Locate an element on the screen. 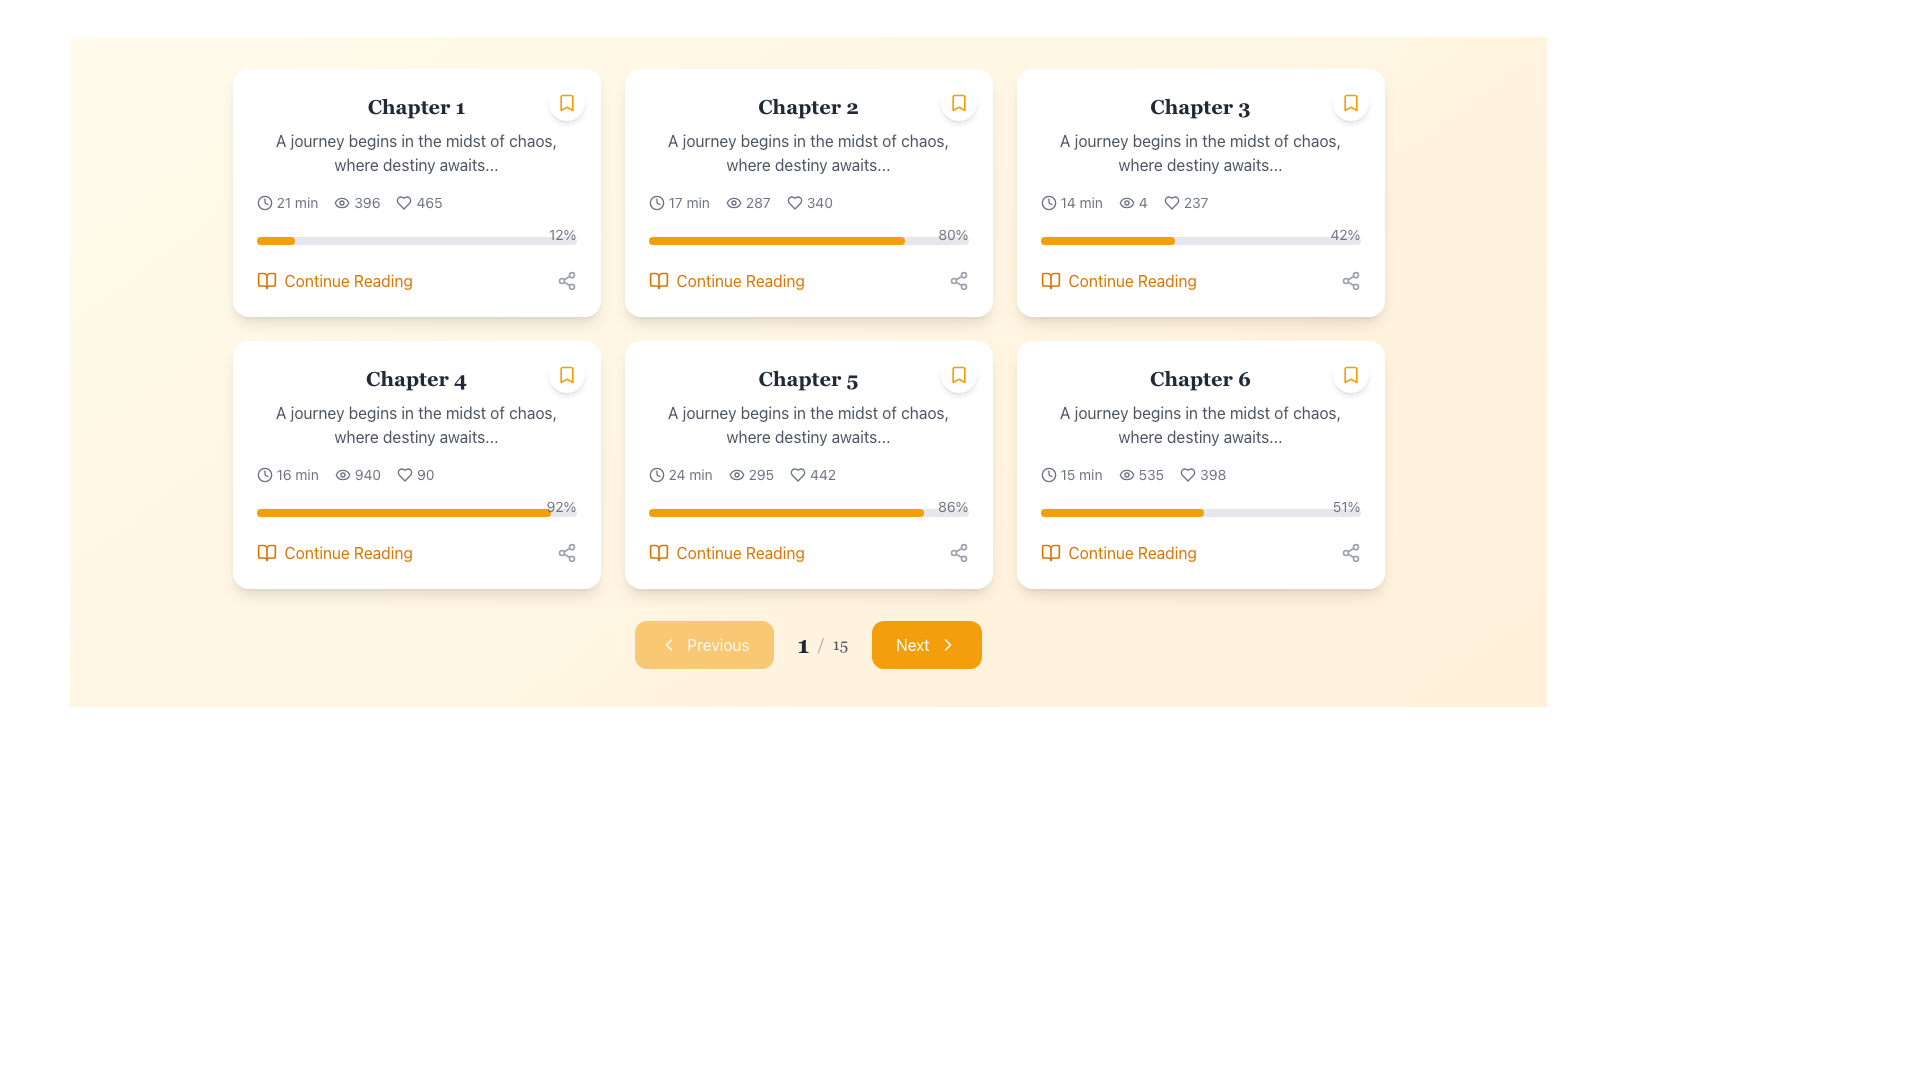  the static text label displaying '1/15', which is located within the pagination control section between the 'Previous' and 'Next' buttons is located at coordinates (822, 644).